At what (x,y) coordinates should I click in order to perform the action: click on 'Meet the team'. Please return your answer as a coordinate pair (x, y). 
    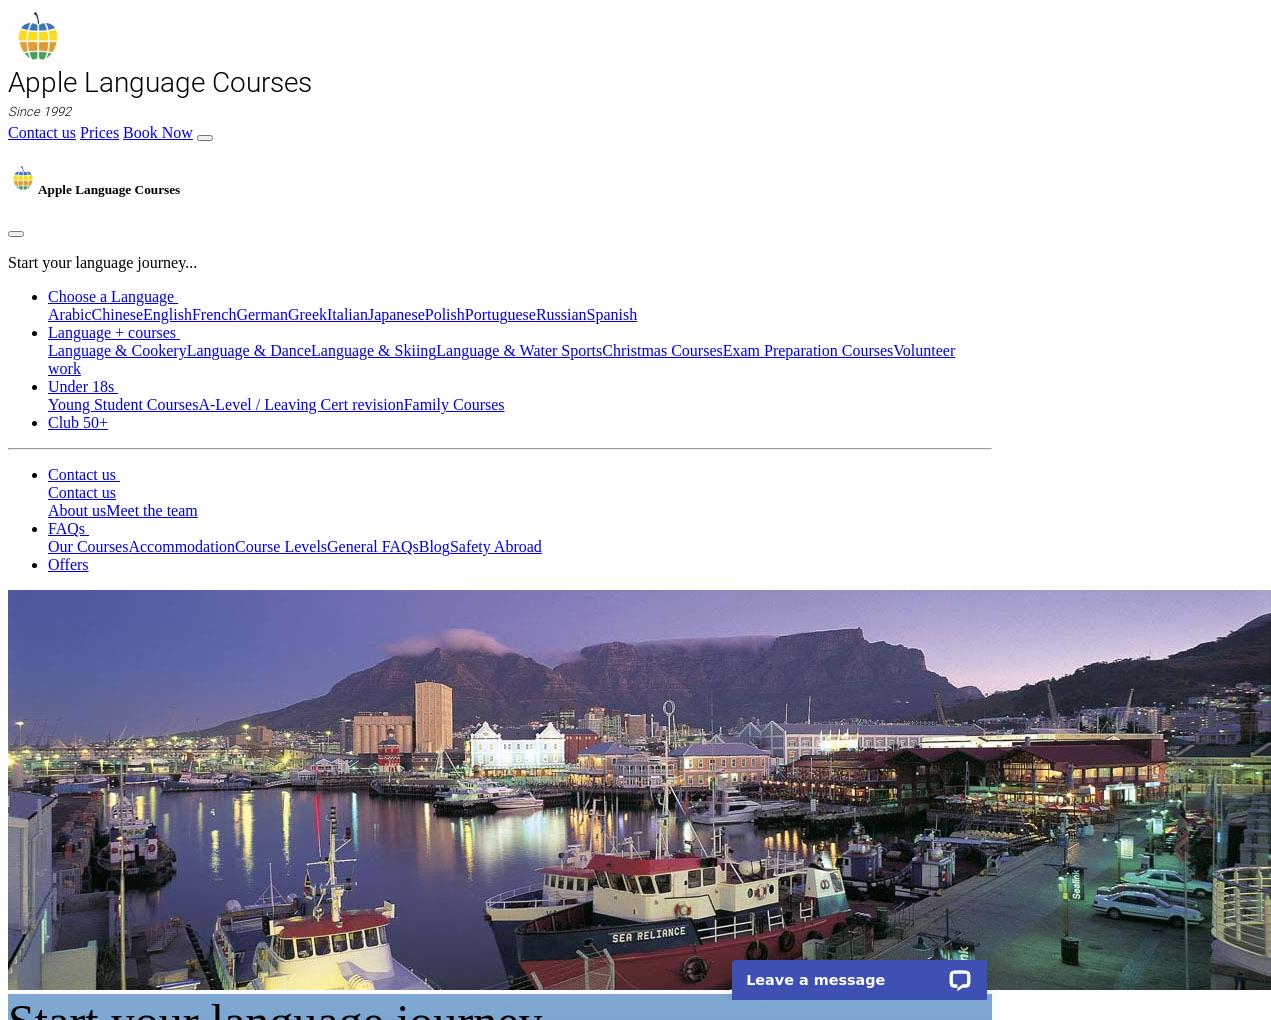
    Looking at the image, I should click on (150, 510).